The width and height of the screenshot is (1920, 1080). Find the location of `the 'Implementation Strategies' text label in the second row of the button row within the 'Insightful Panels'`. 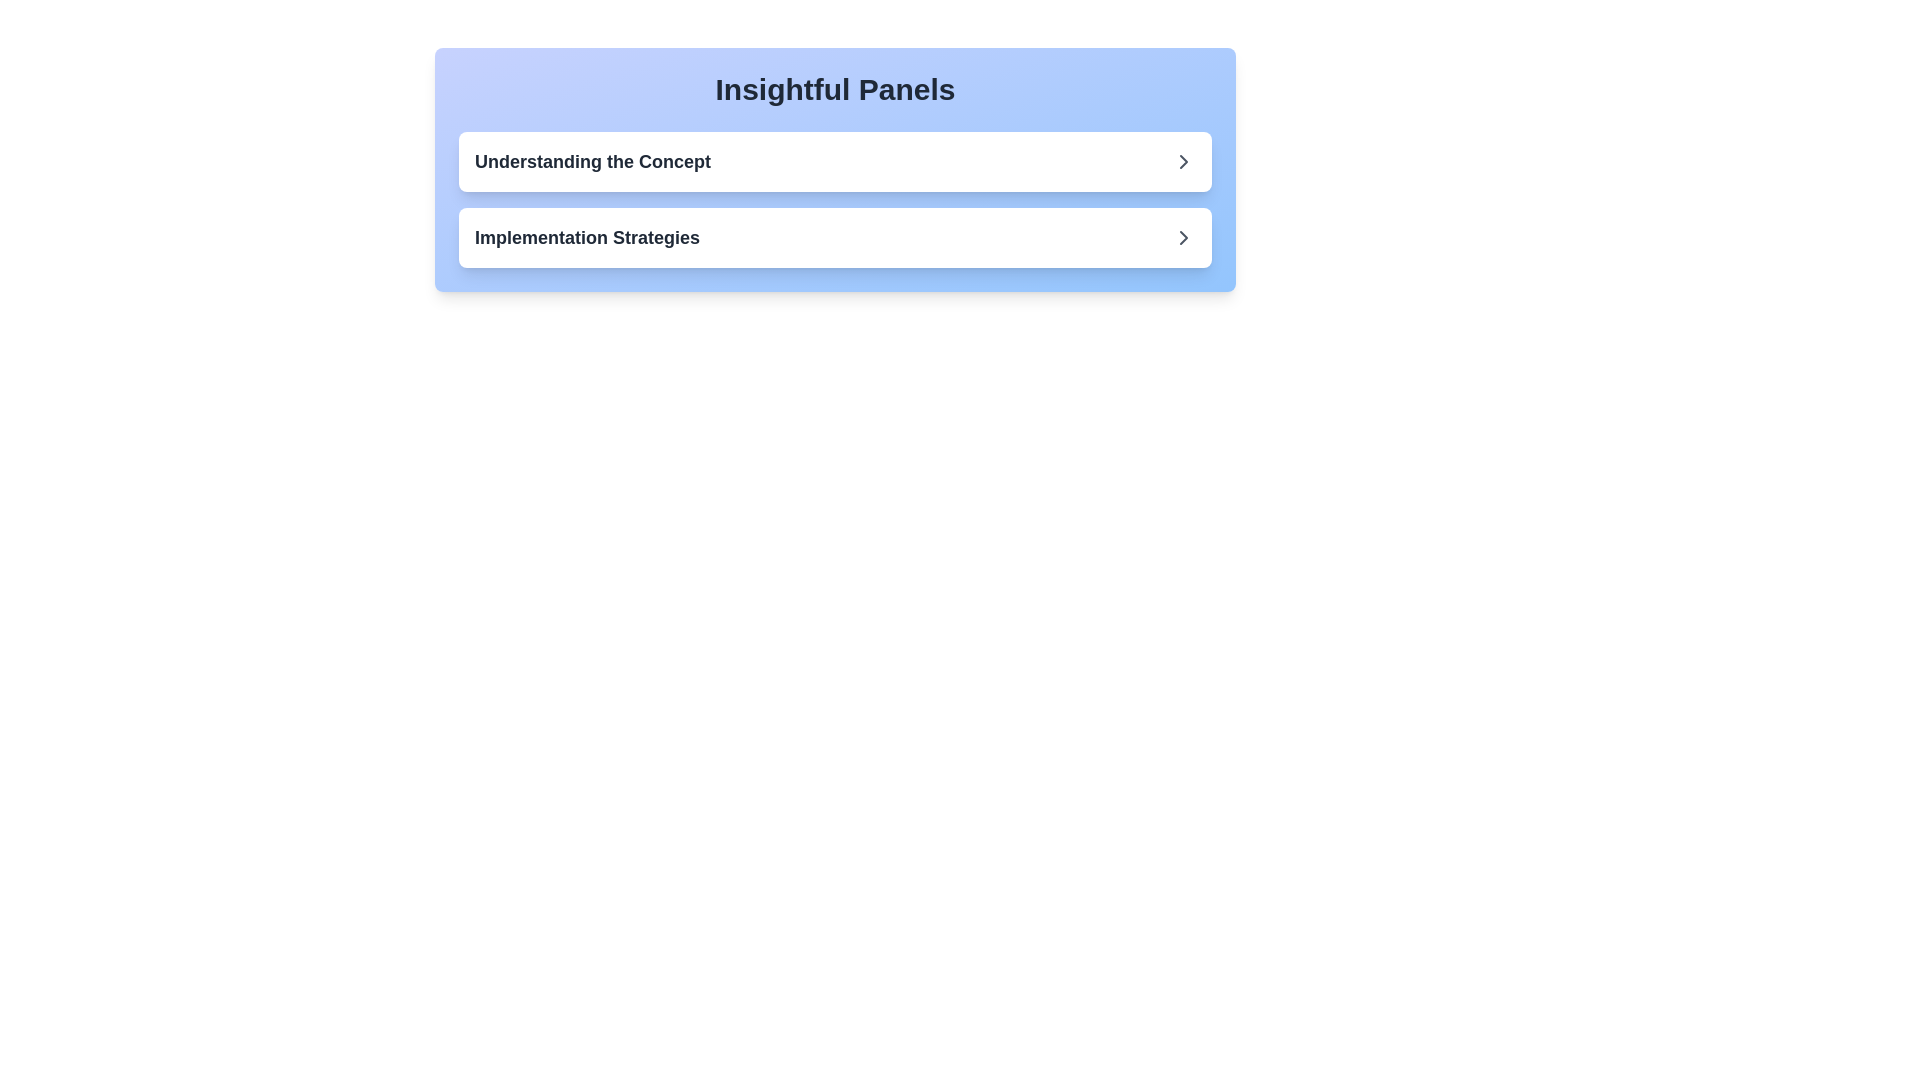

the 'Implementation Strategies' text label in the second row of the button row within the 'Insightful Panels' is located at coordinates (586, 237).